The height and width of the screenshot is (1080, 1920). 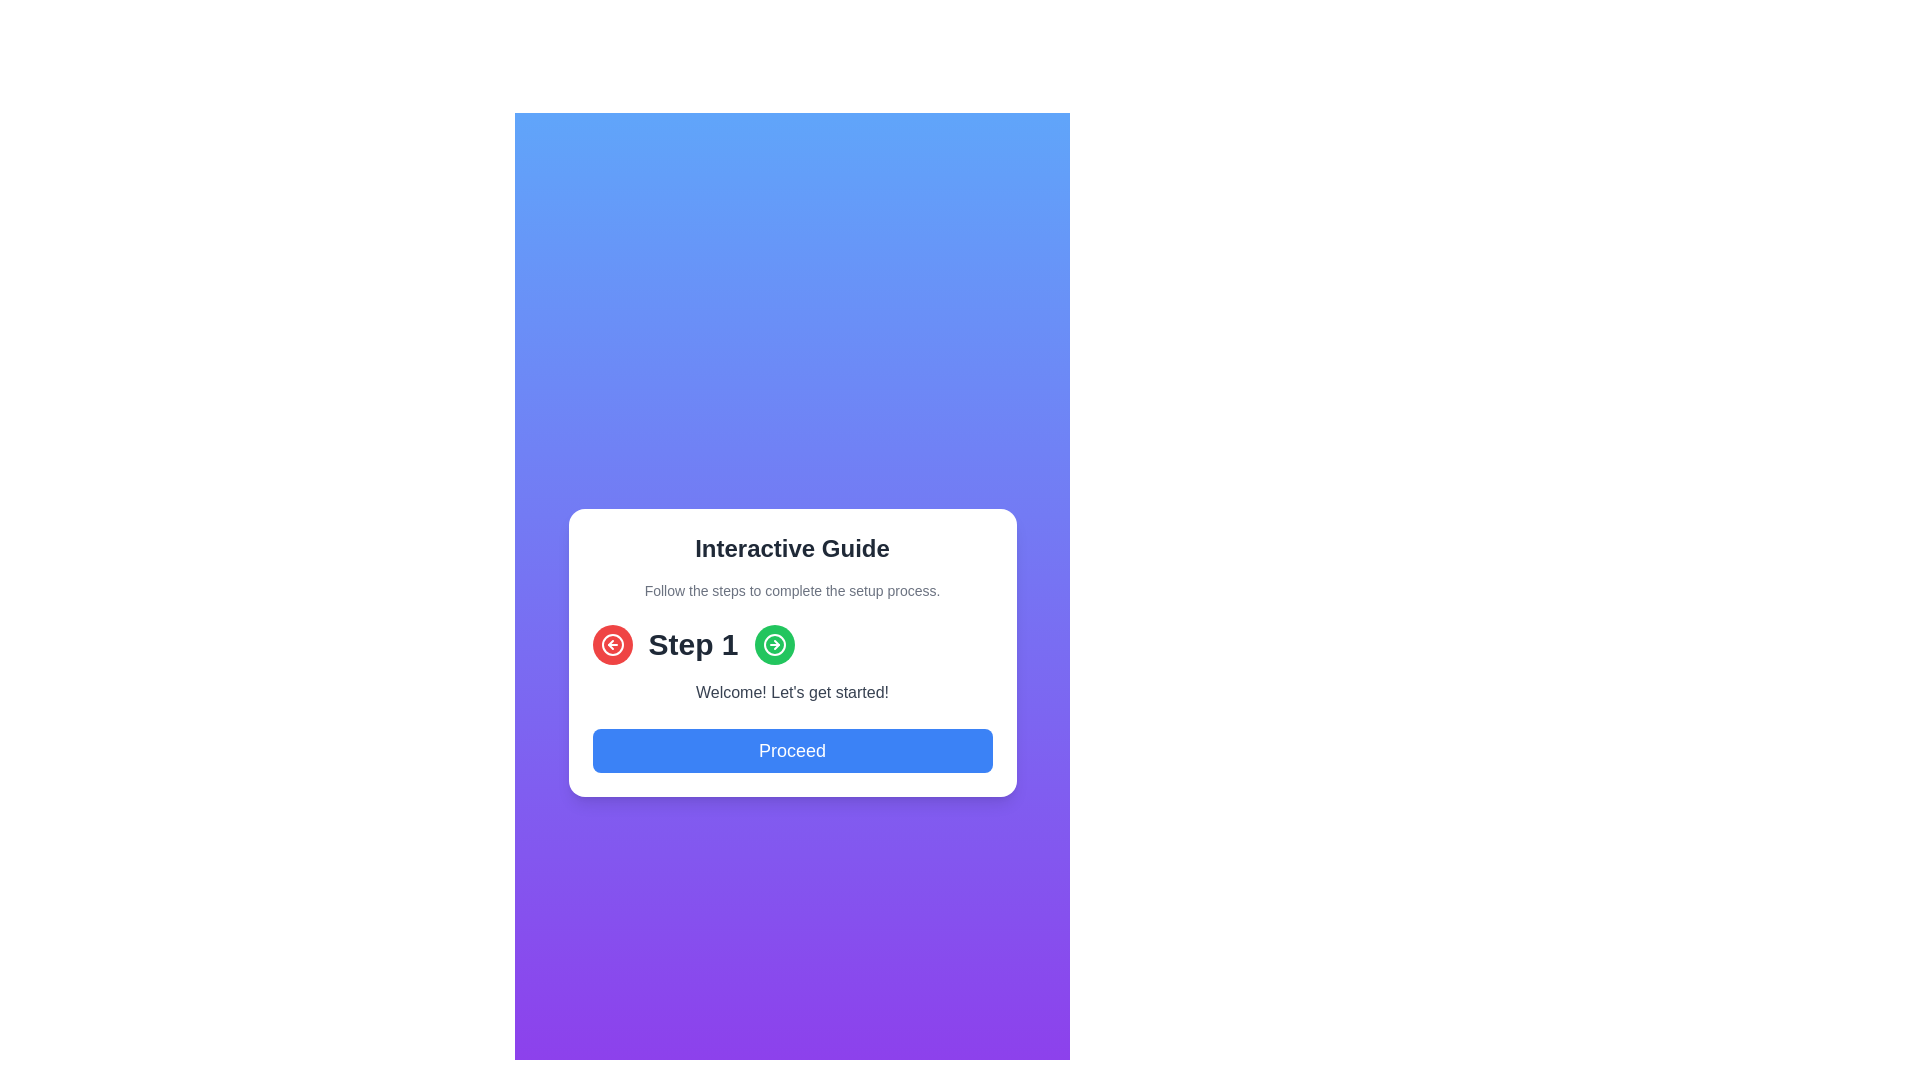 What do you see at coordinates (791, 548) in the screenshot?
I see `the static text heading displaying 'Interactive Guide' which is styled in bold, large dark gray font at the top of a white card` at bounding box center [791, 548].